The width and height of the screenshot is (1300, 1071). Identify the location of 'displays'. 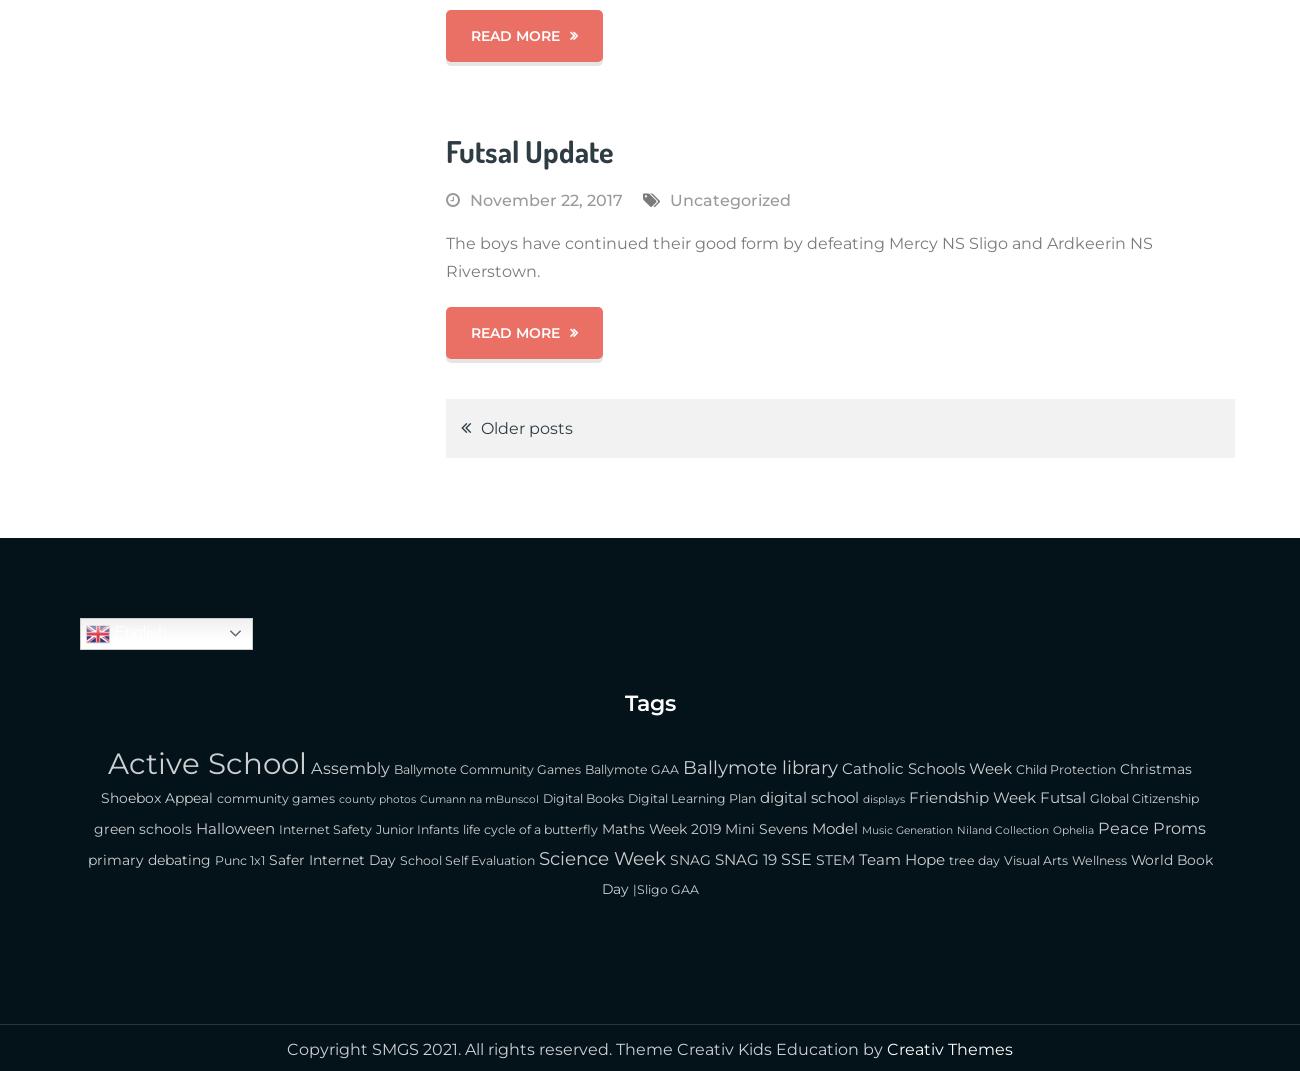
(883, 798).